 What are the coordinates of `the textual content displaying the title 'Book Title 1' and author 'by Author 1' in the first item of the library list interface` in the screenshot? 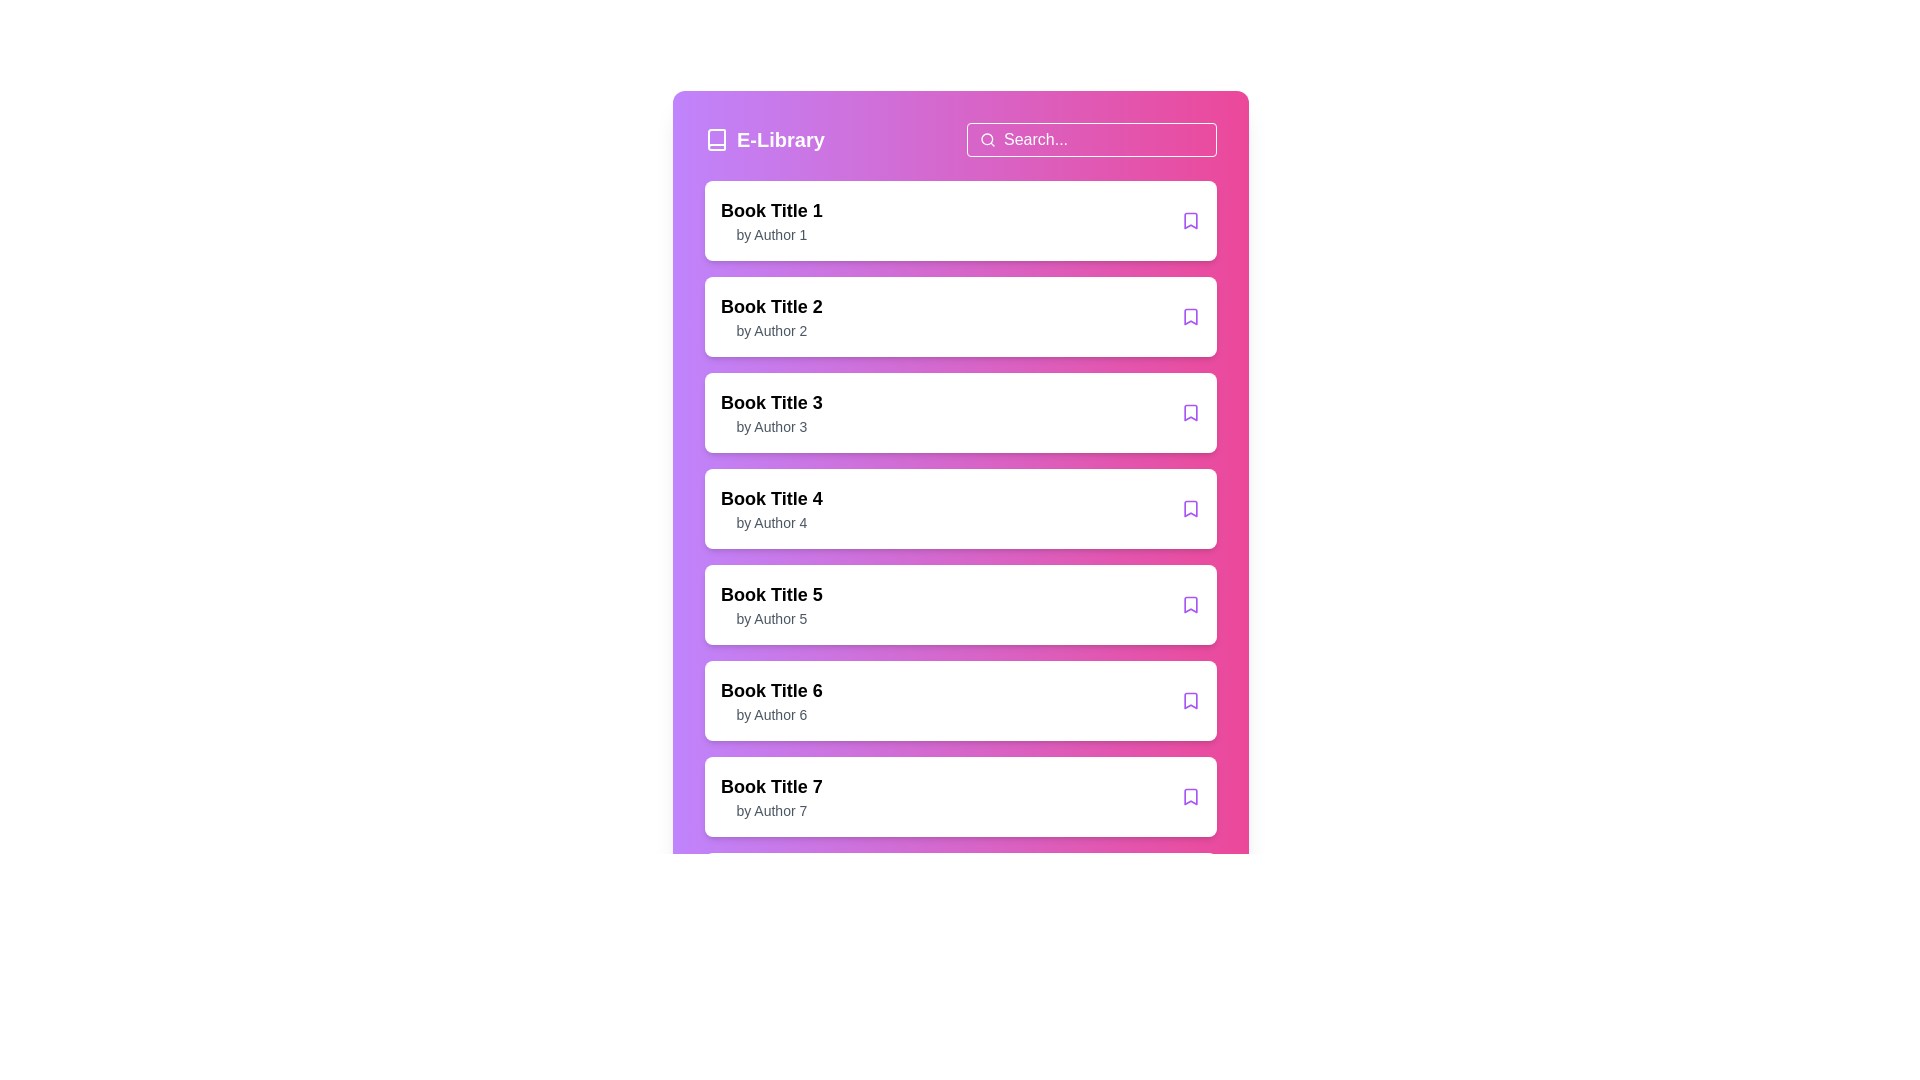 It's located at (770, 220).